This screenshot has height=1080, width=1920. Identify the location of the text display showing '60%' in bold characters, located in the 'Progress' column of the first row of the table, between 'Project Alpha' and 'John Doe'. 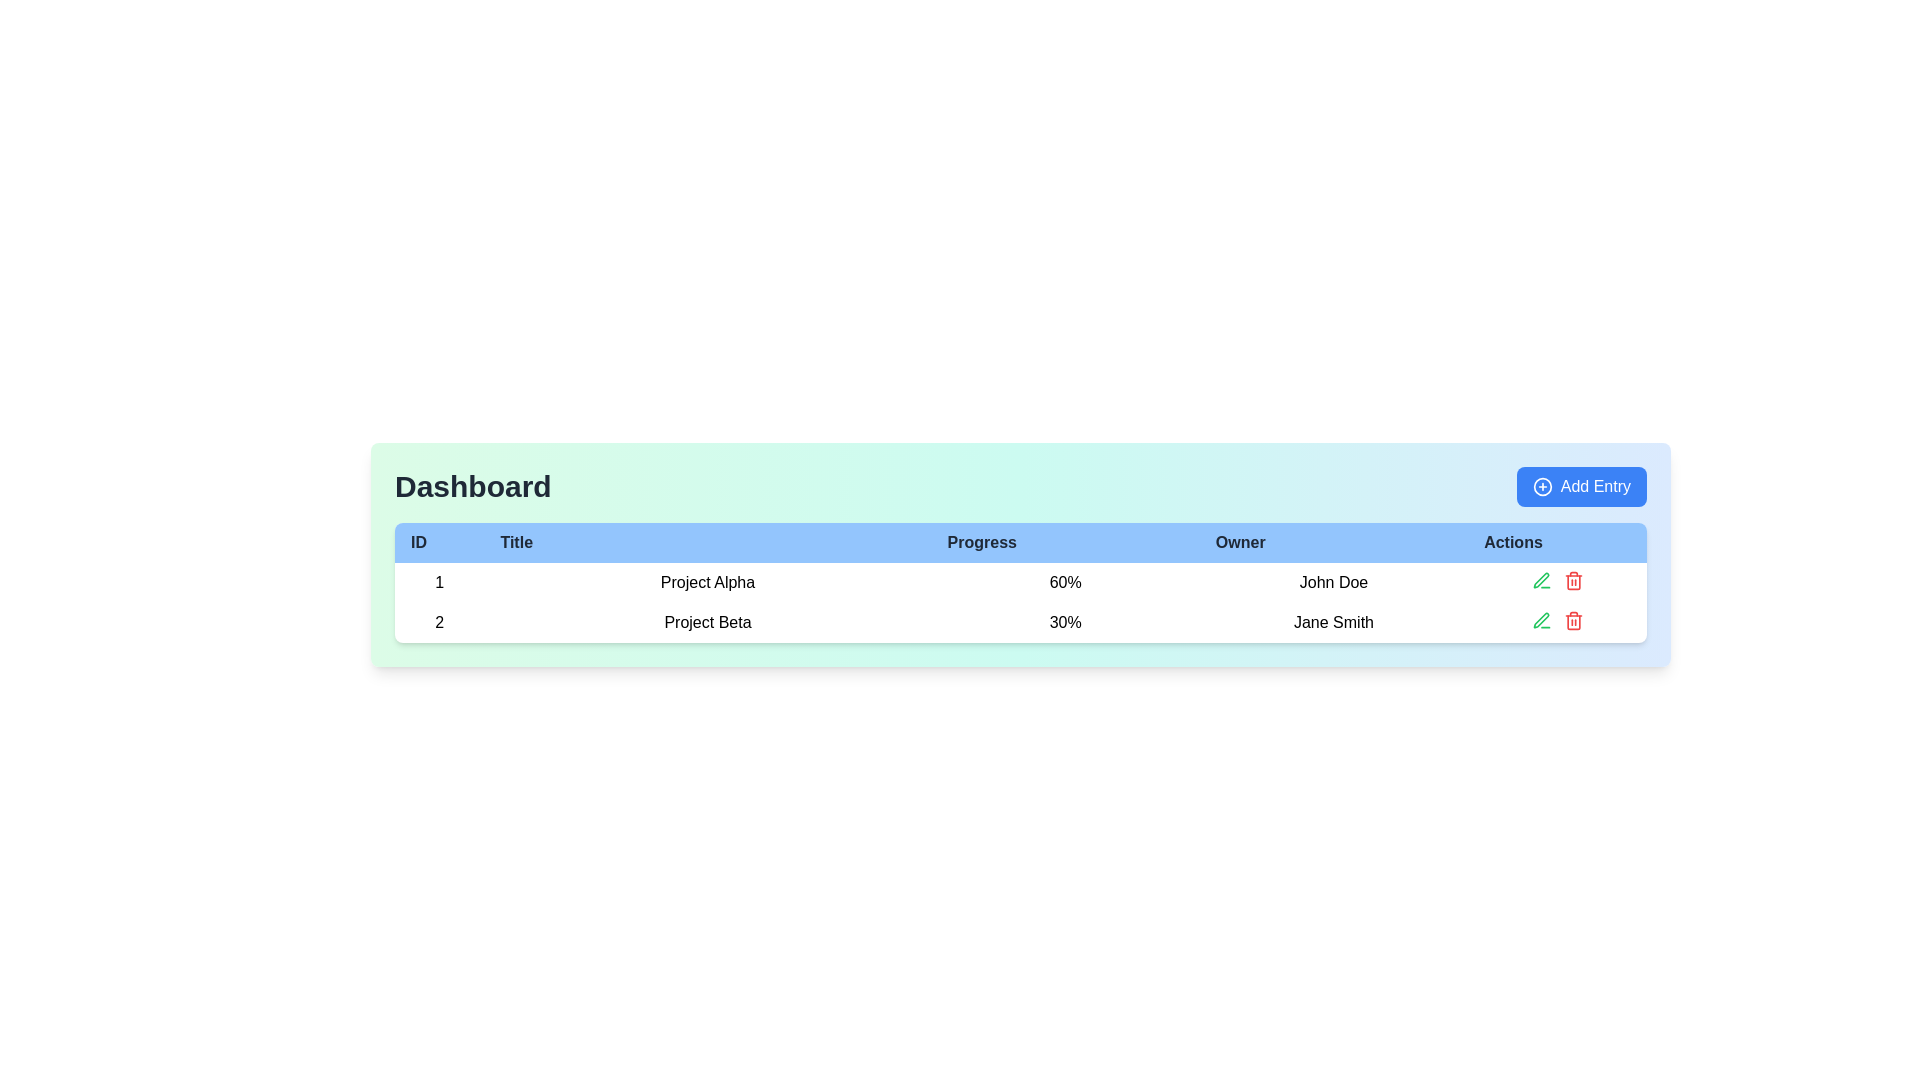
(1064, 582).